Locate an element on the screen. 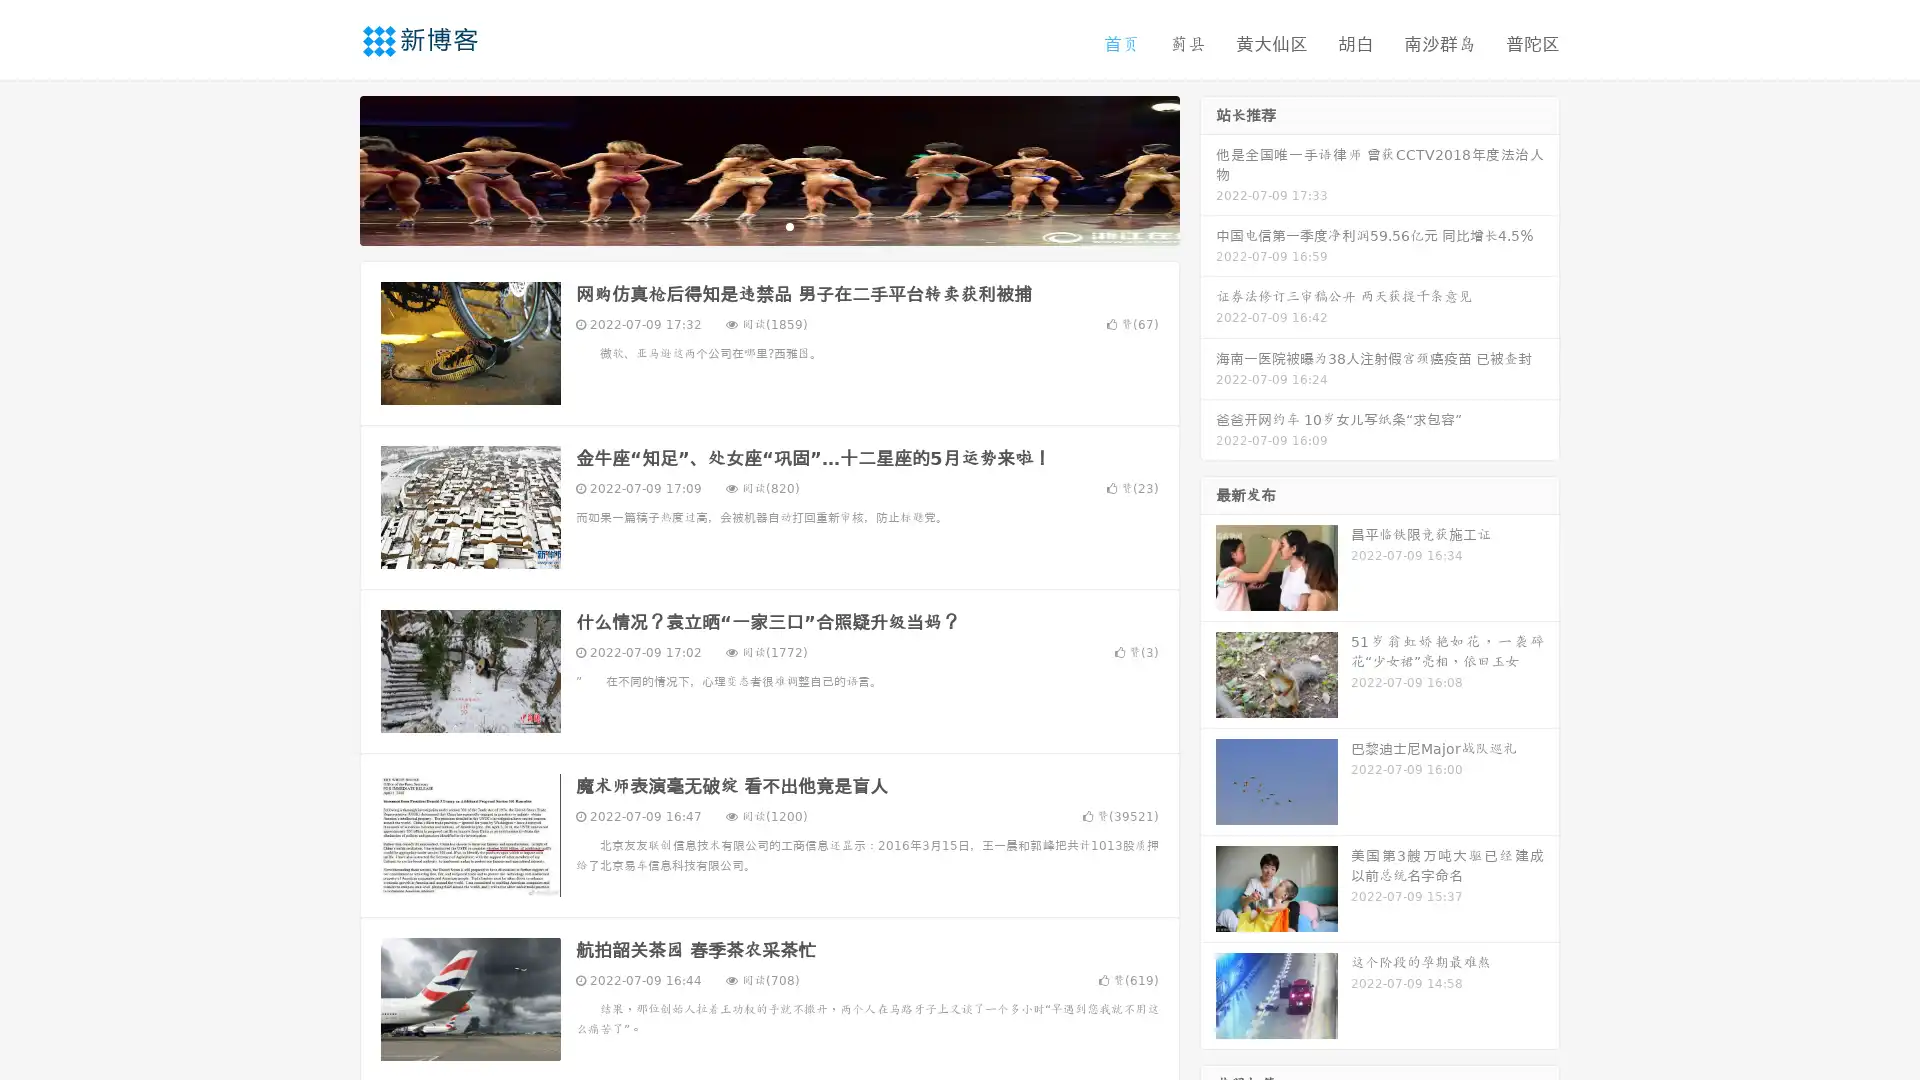  Go to slide 2 is located at coordinates (768, 225).